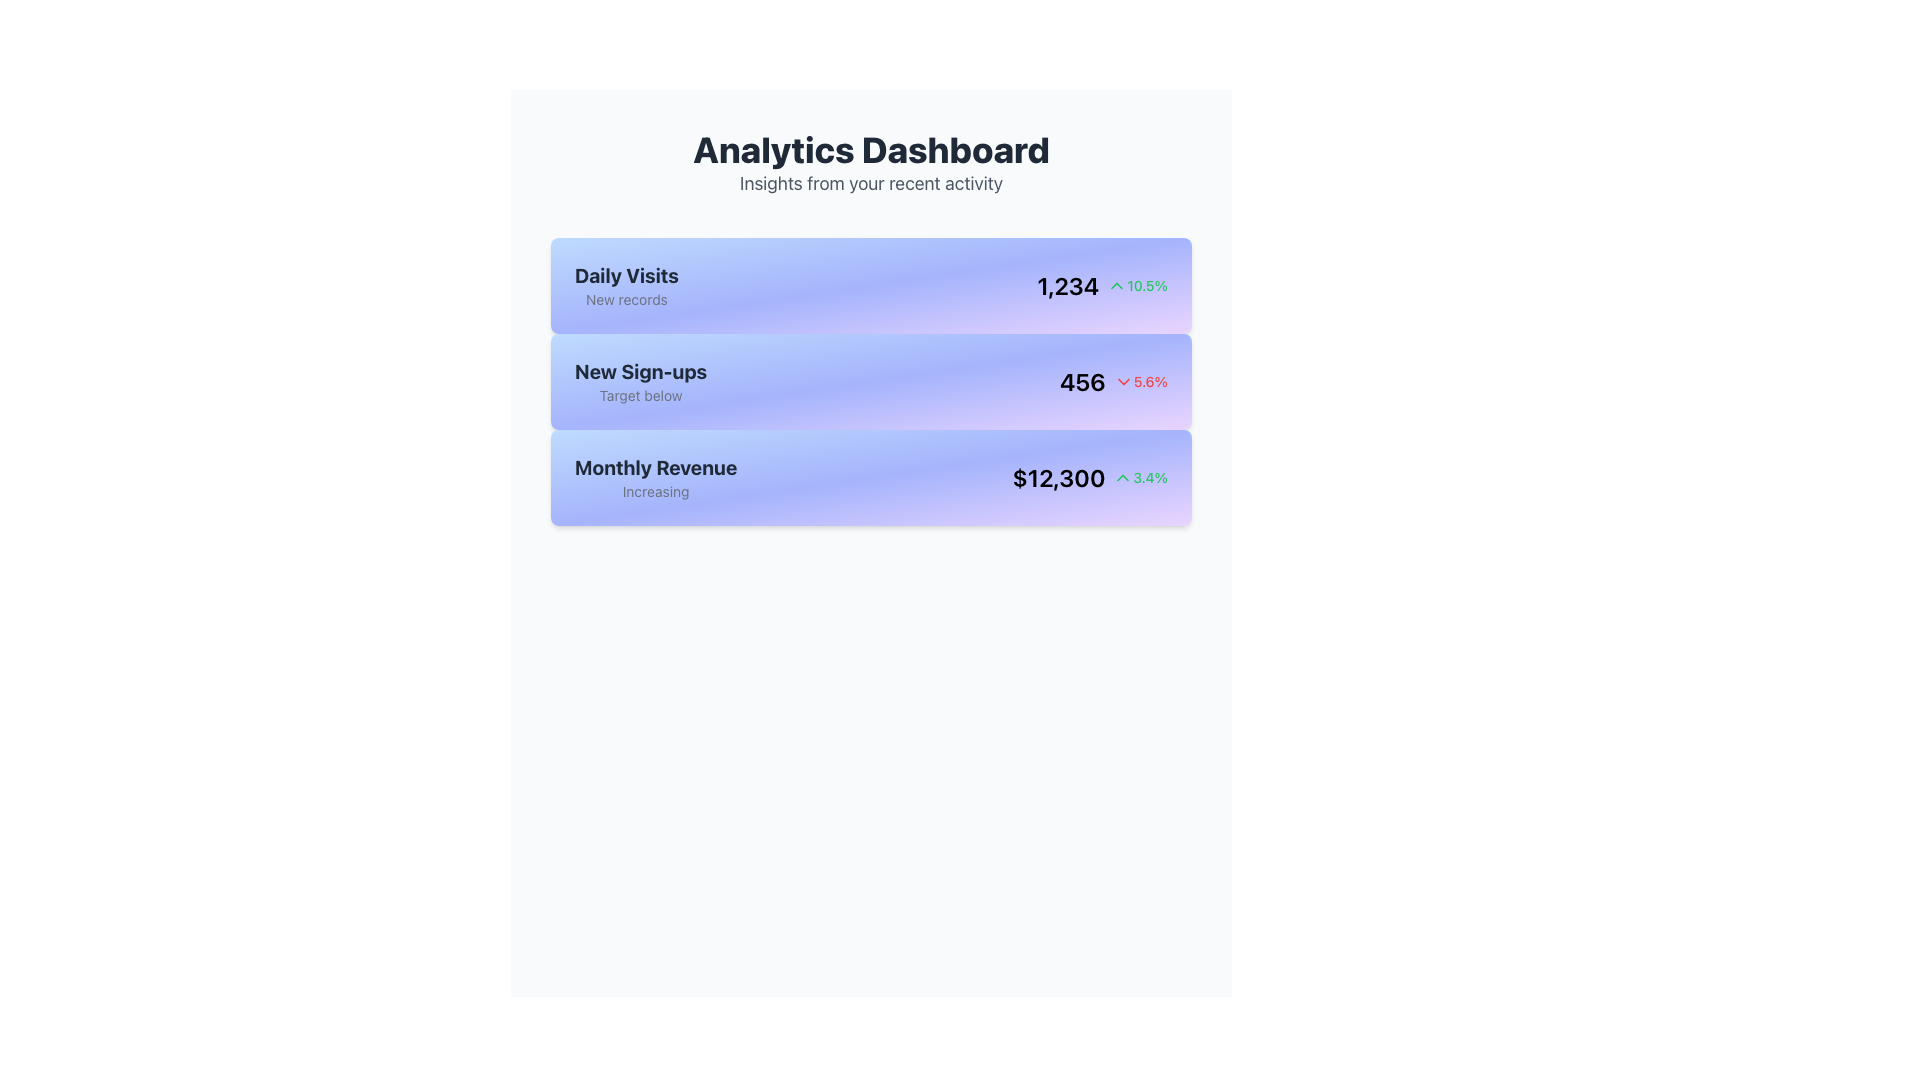 The width and height of the screenshot is (1920, 1080). I want to click on the second line of text in the 'Monthly Revenue' section that provides additional context about its current trend or state, so click(656, 492).